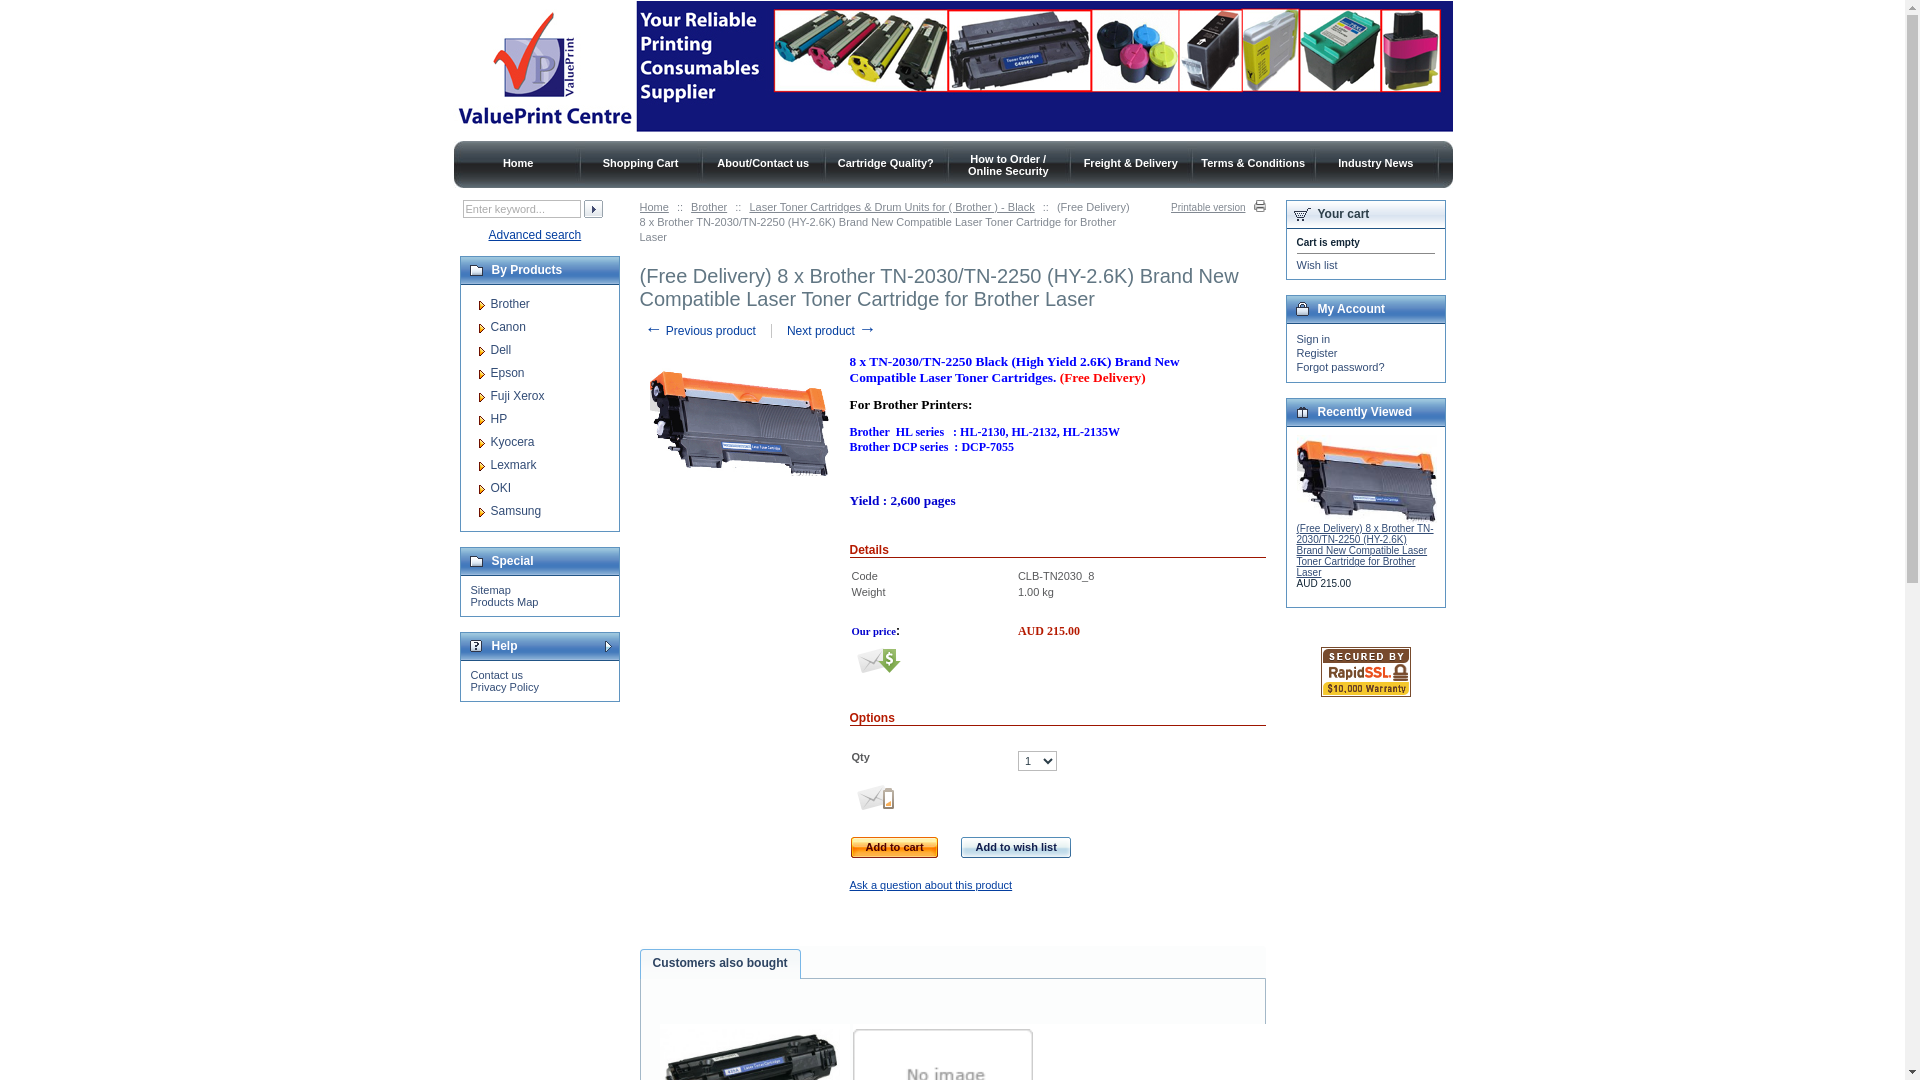  I want to click on 'HP', so click(498, 418).